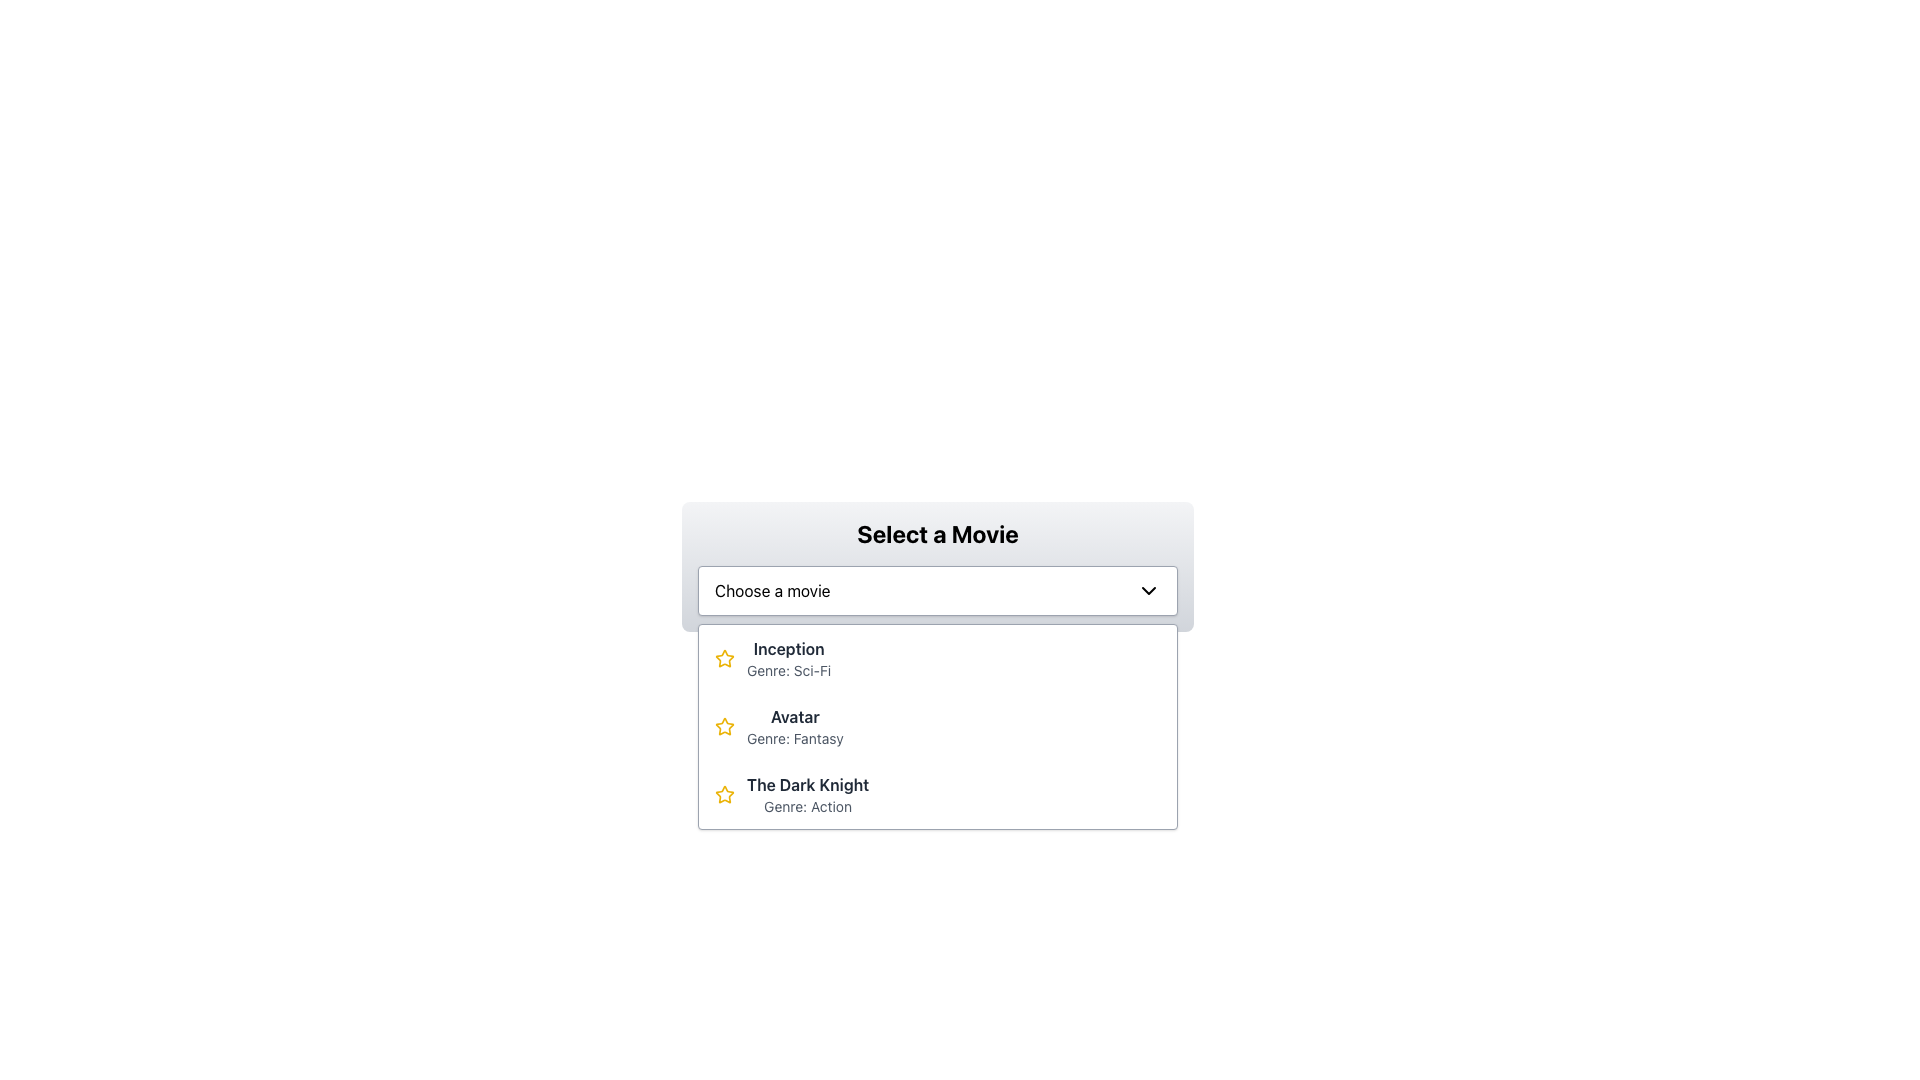  What do you see at coordinates (808, 805) in the screenshot?
I see `the text label displaying 'Genre: Action', which is styled in gray and located below 'The Dark Knight' in the dropdown menu of movie listings` at bounding box center [808, 805].